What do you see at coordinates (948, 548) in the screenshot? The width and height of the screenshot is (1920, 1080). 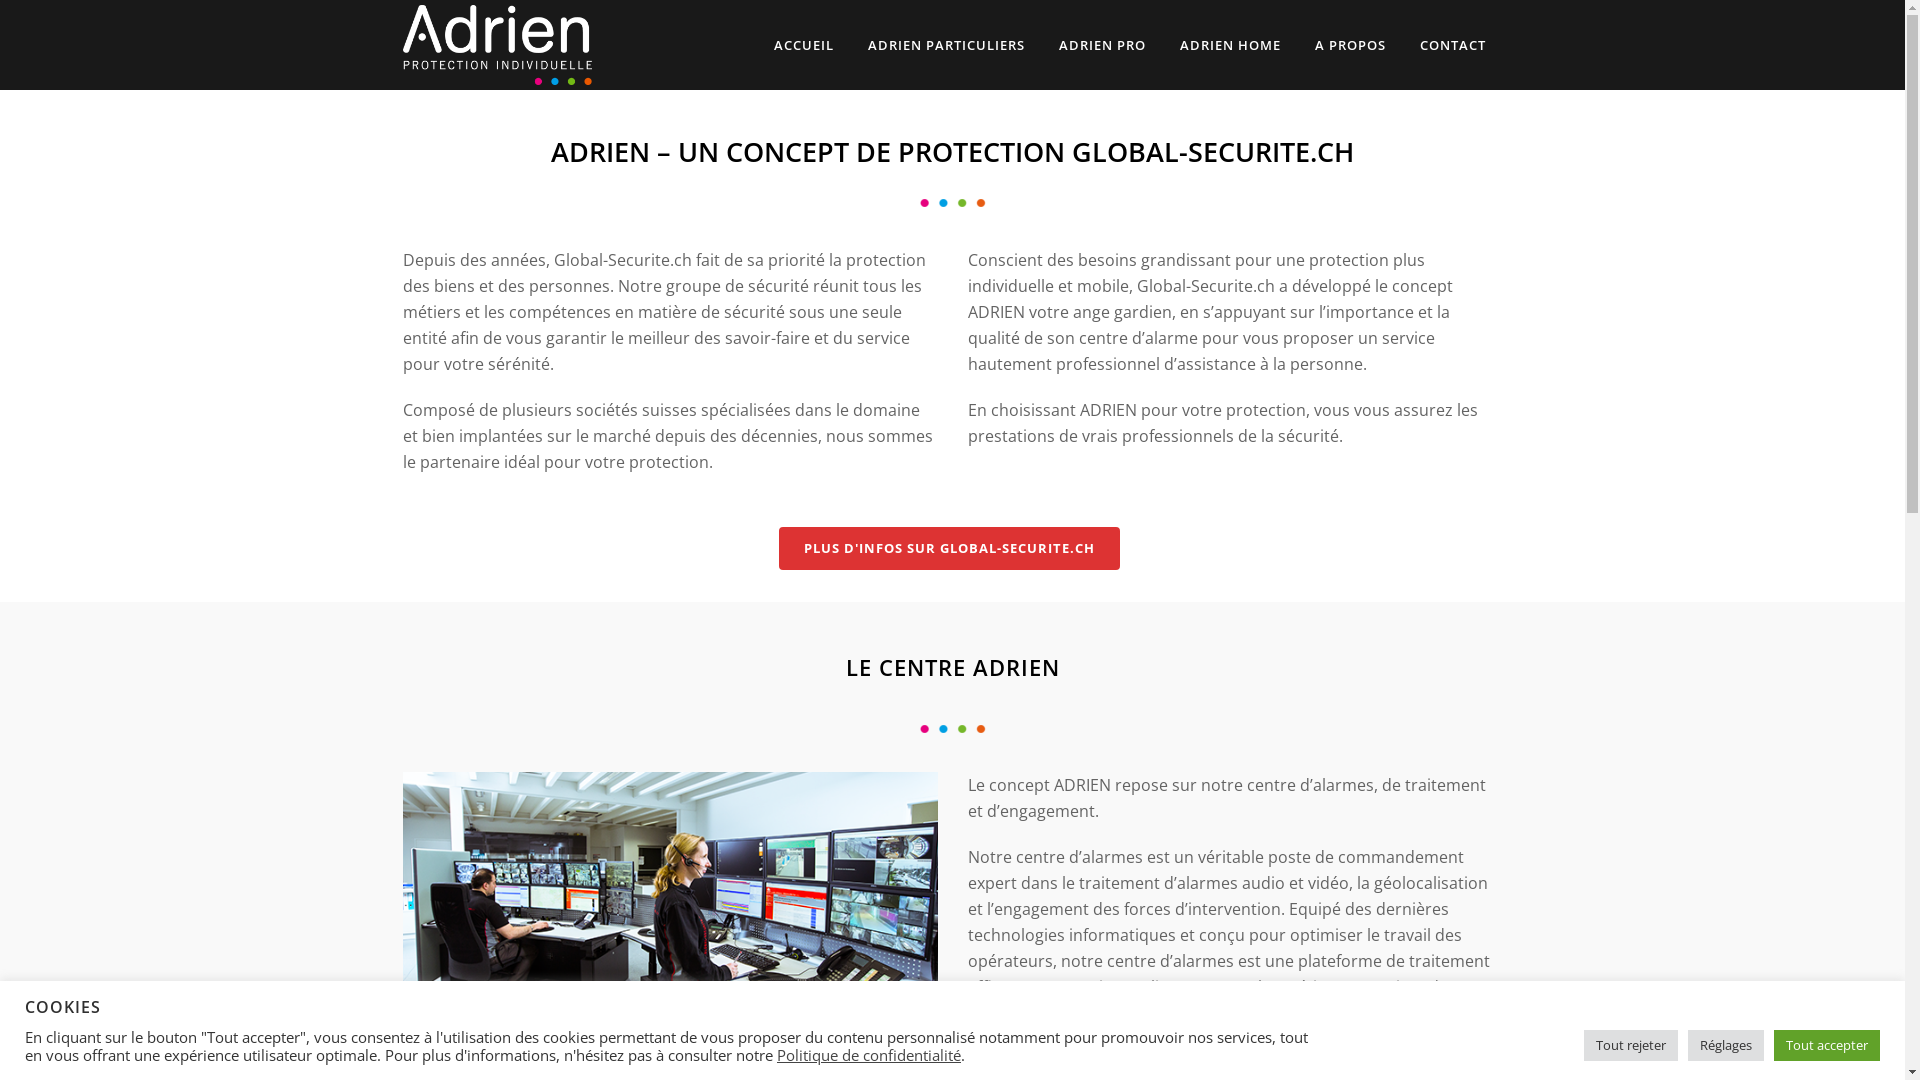 I see `'PLUS D'INFOS SUR GLOBAL-SECURITE.CH'` at bounding box center [948, 548].